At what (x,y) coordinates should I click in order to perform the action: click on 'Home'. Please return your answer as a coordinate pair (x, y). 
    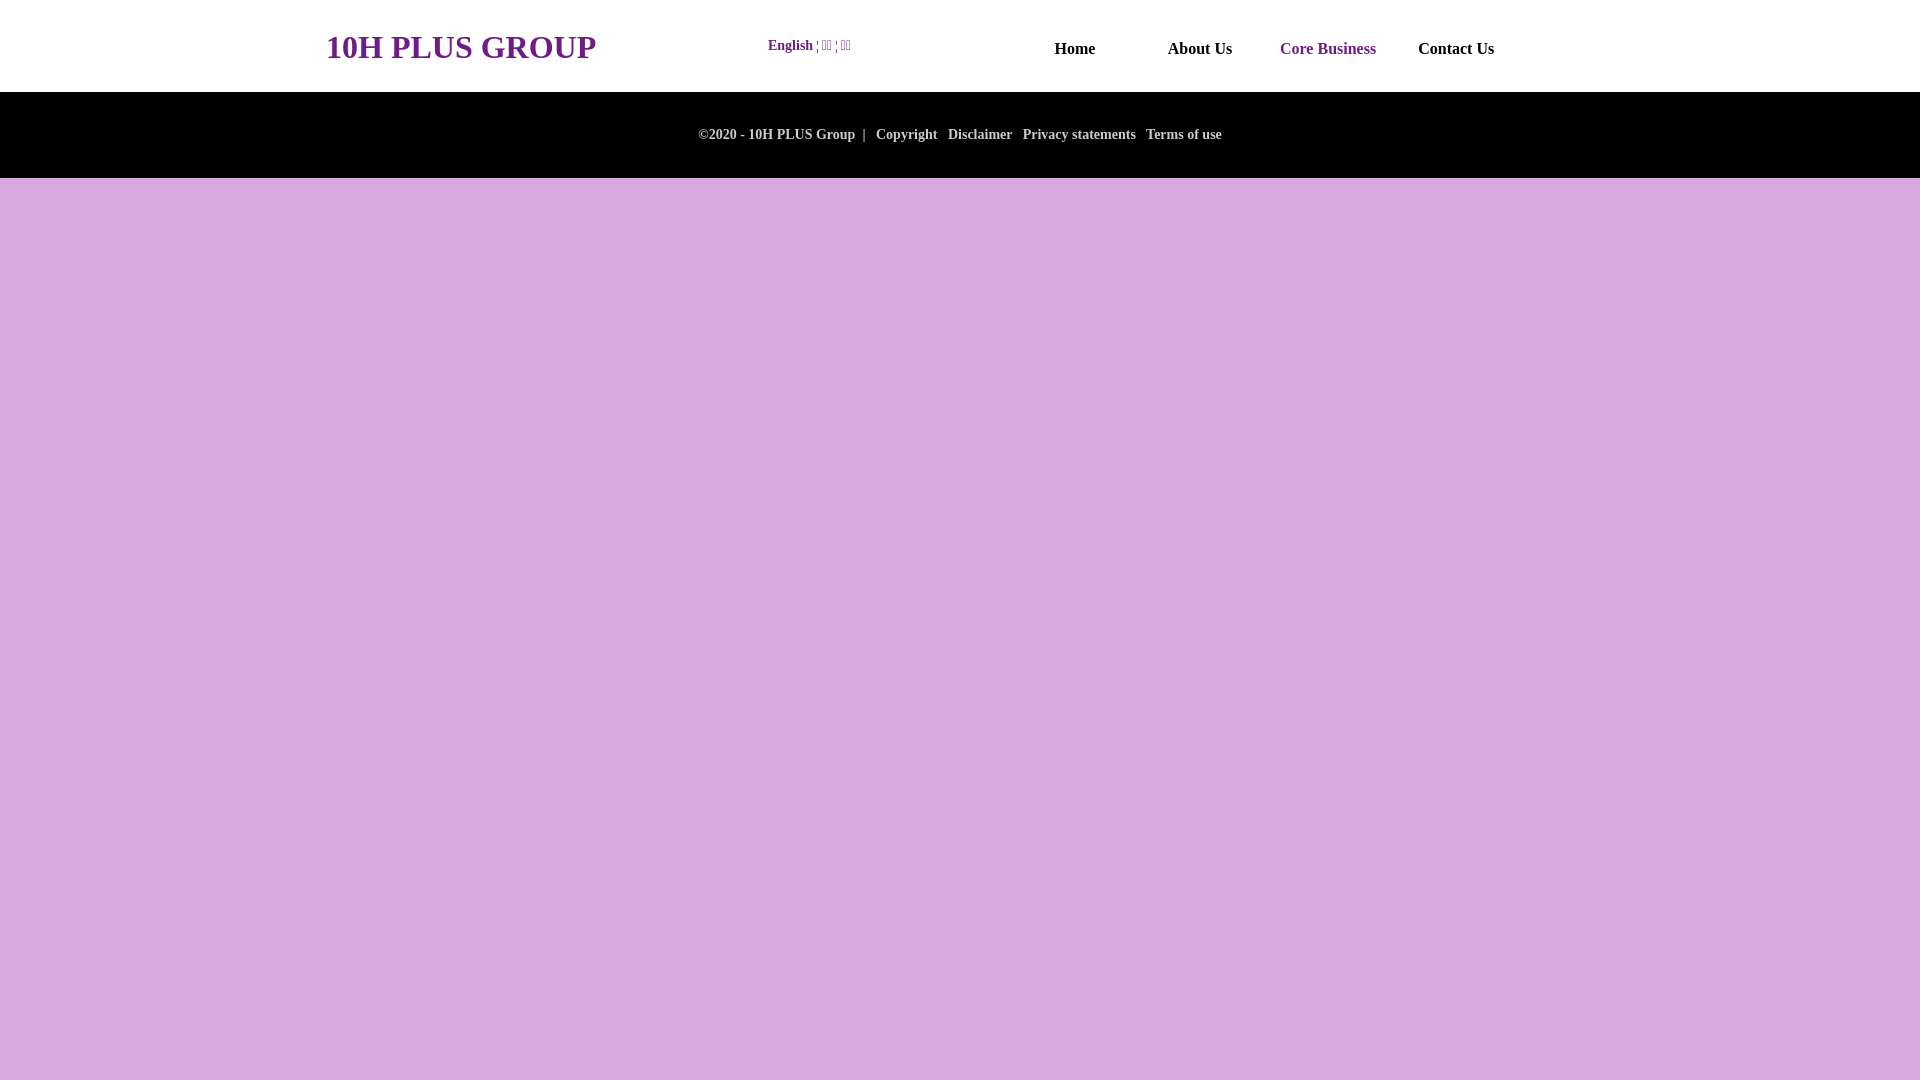
    Looking at the image, I should click on (1030, 48).